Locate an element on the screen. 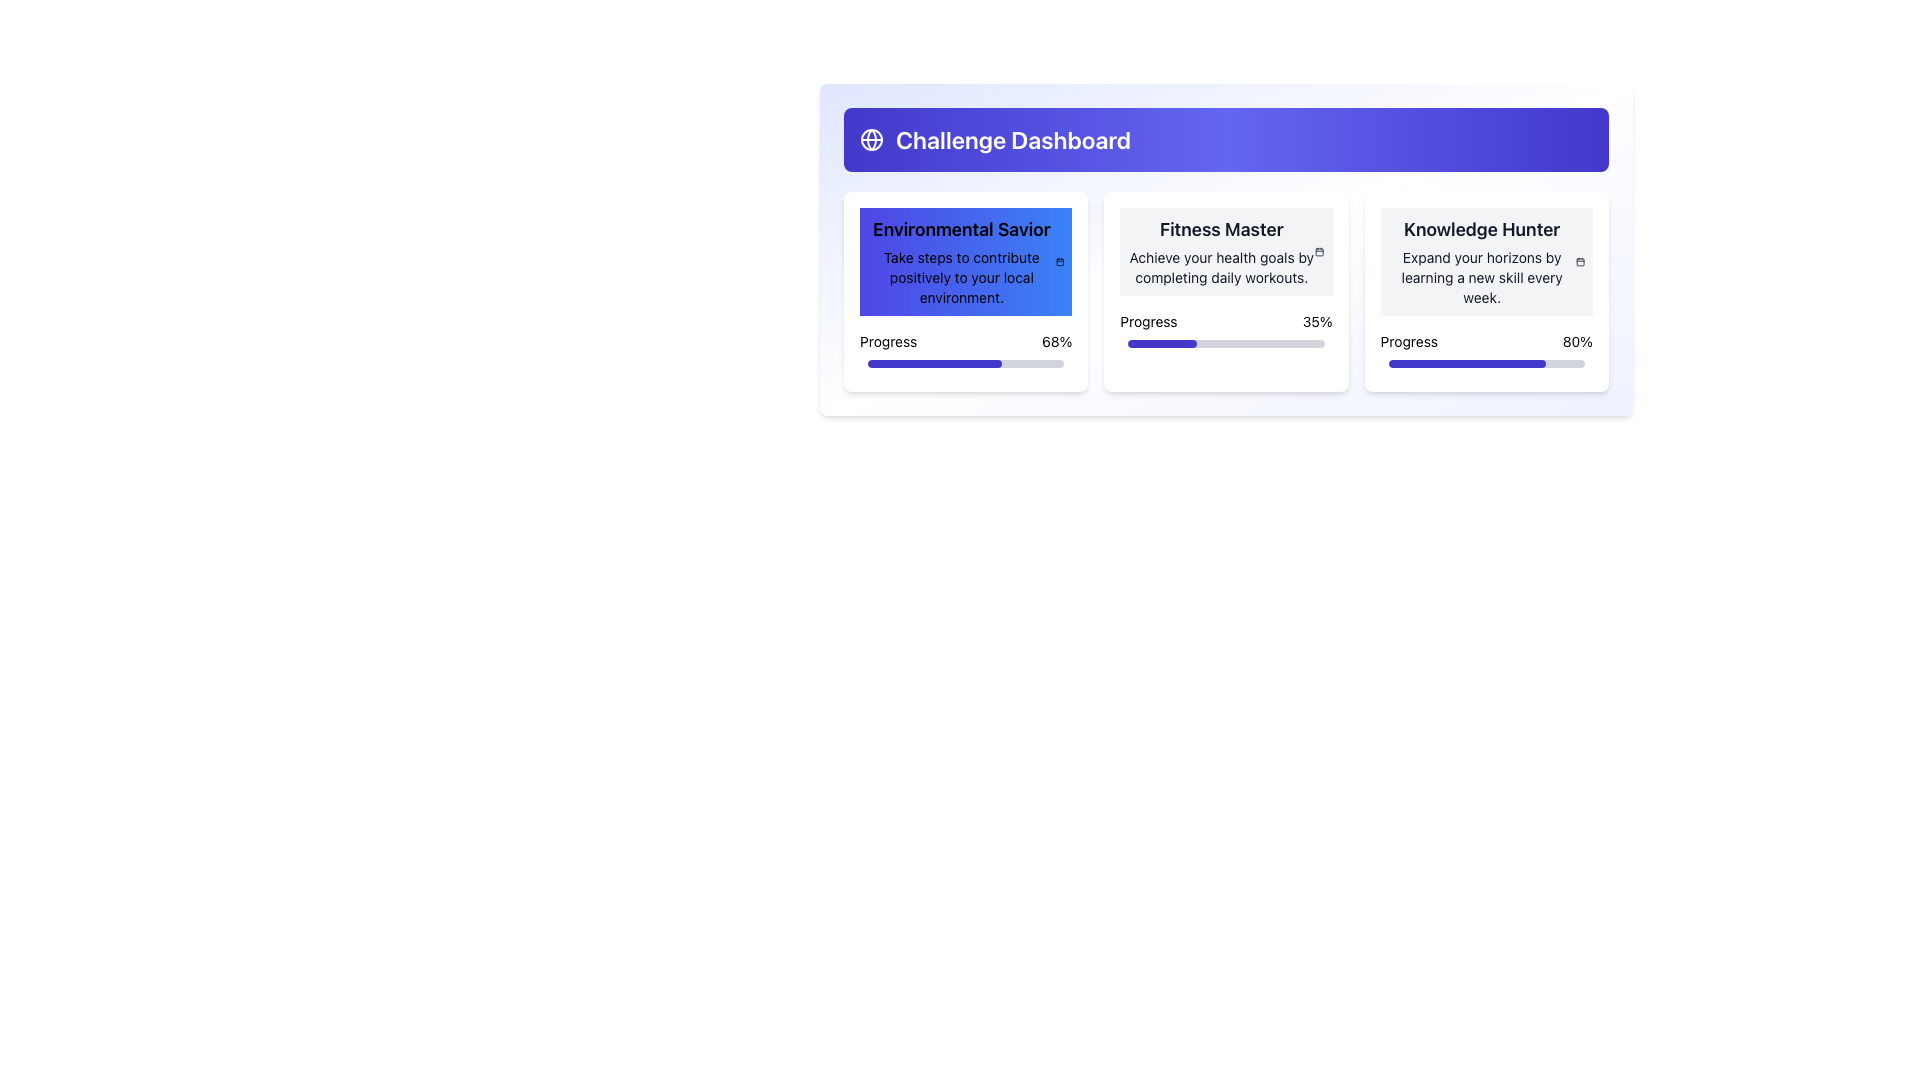 This screenshot has width=1920, height=1080. the calendar icon located to the immediate right of the description text 'Expand your horizons by learning a new skill every week.' in the 'Knowledge Hunter' module is located at coordinates (1579, 261).